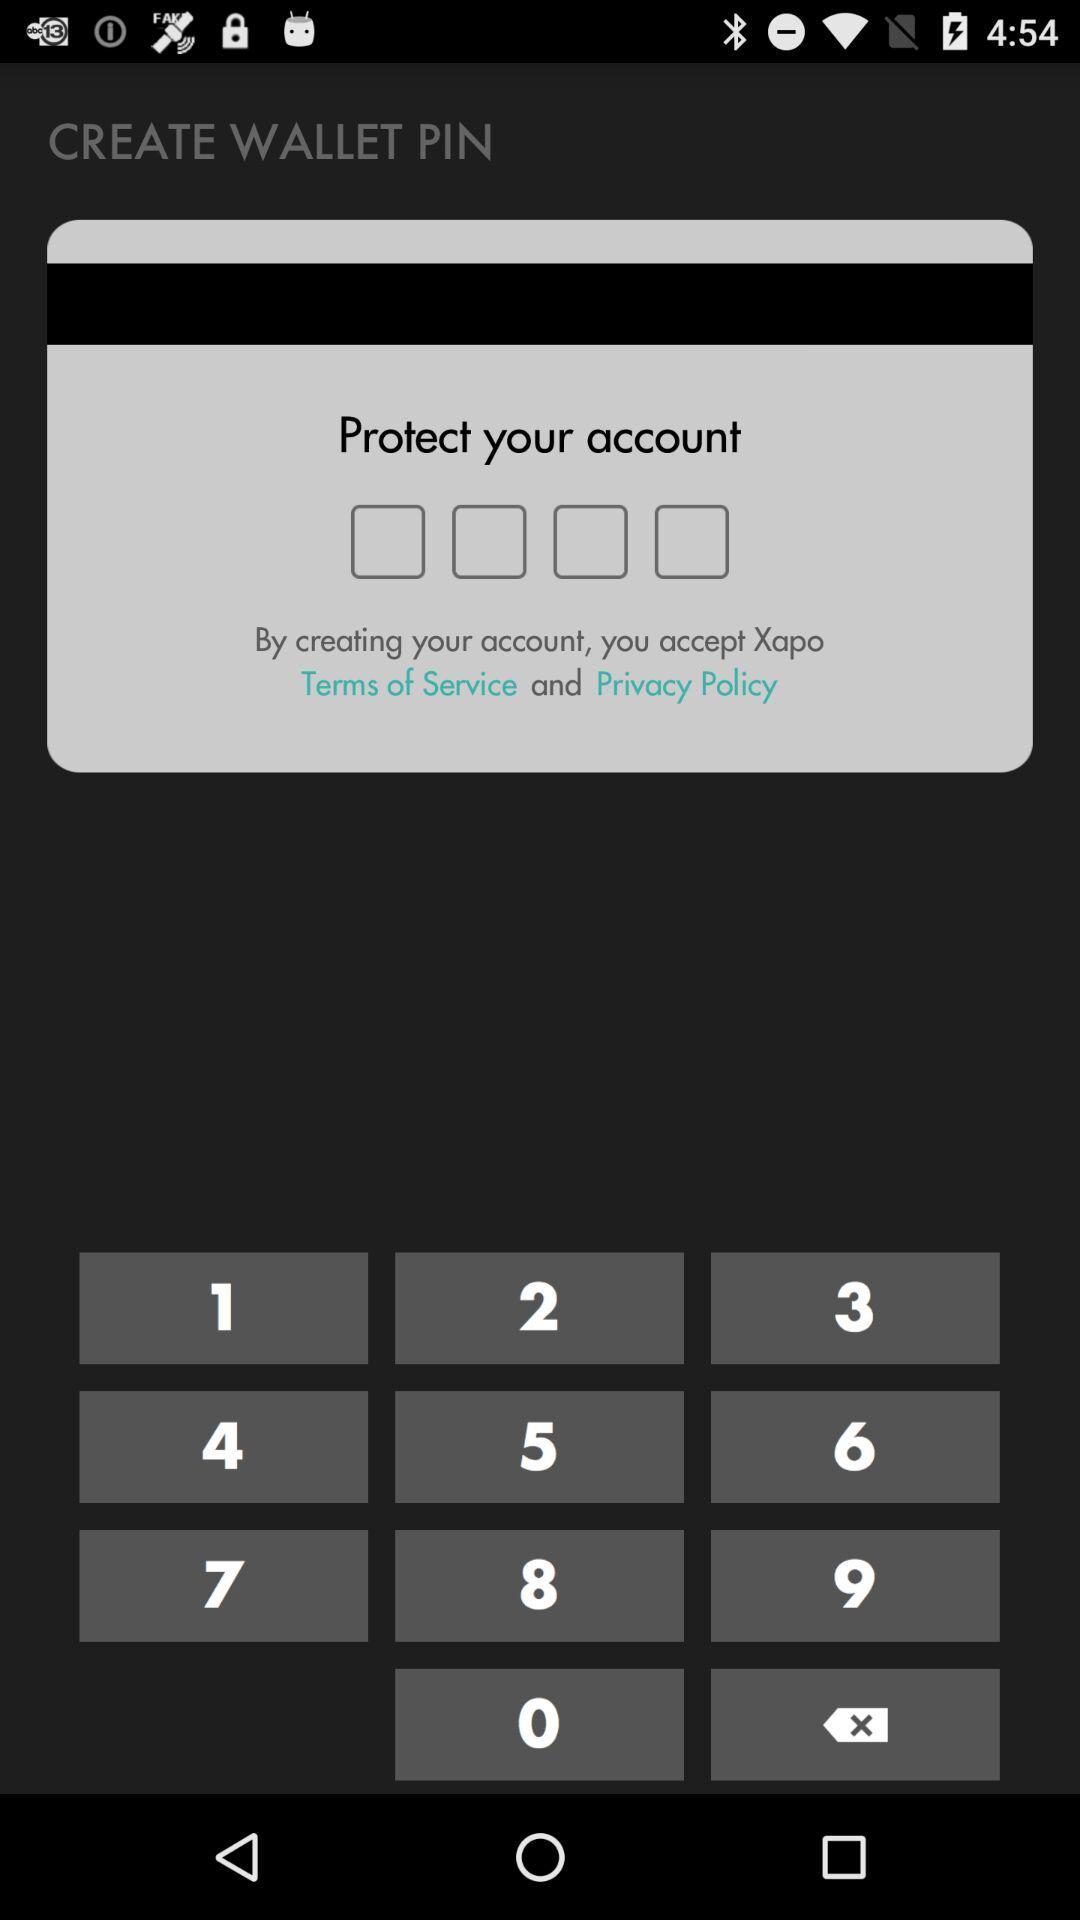 The width and height of the screenshot is (1080, 1920). I want to click on the number 9, so click(855, 1584).